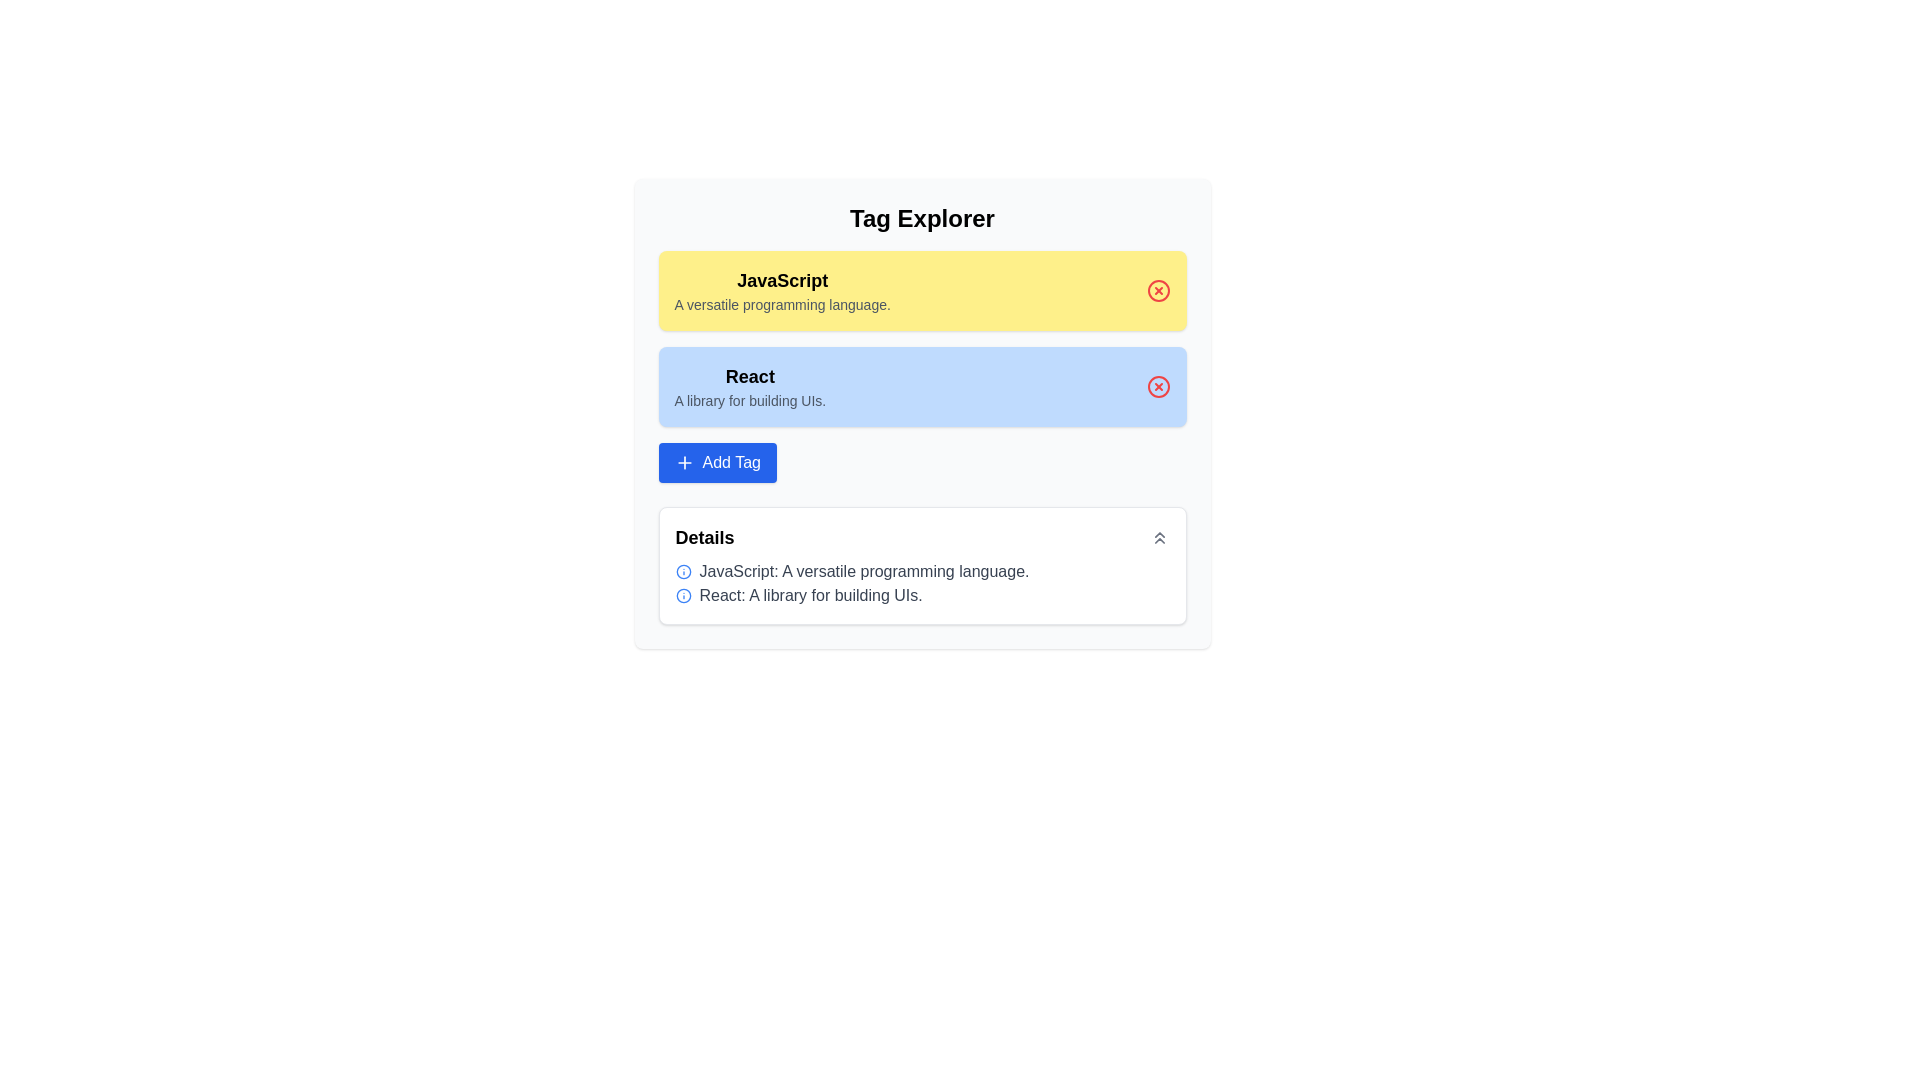  I want to click on displayed information about 'JavaScript' from the first element in the vertical list, which contains a red 'X' button for dismissal, so click(921, 290).